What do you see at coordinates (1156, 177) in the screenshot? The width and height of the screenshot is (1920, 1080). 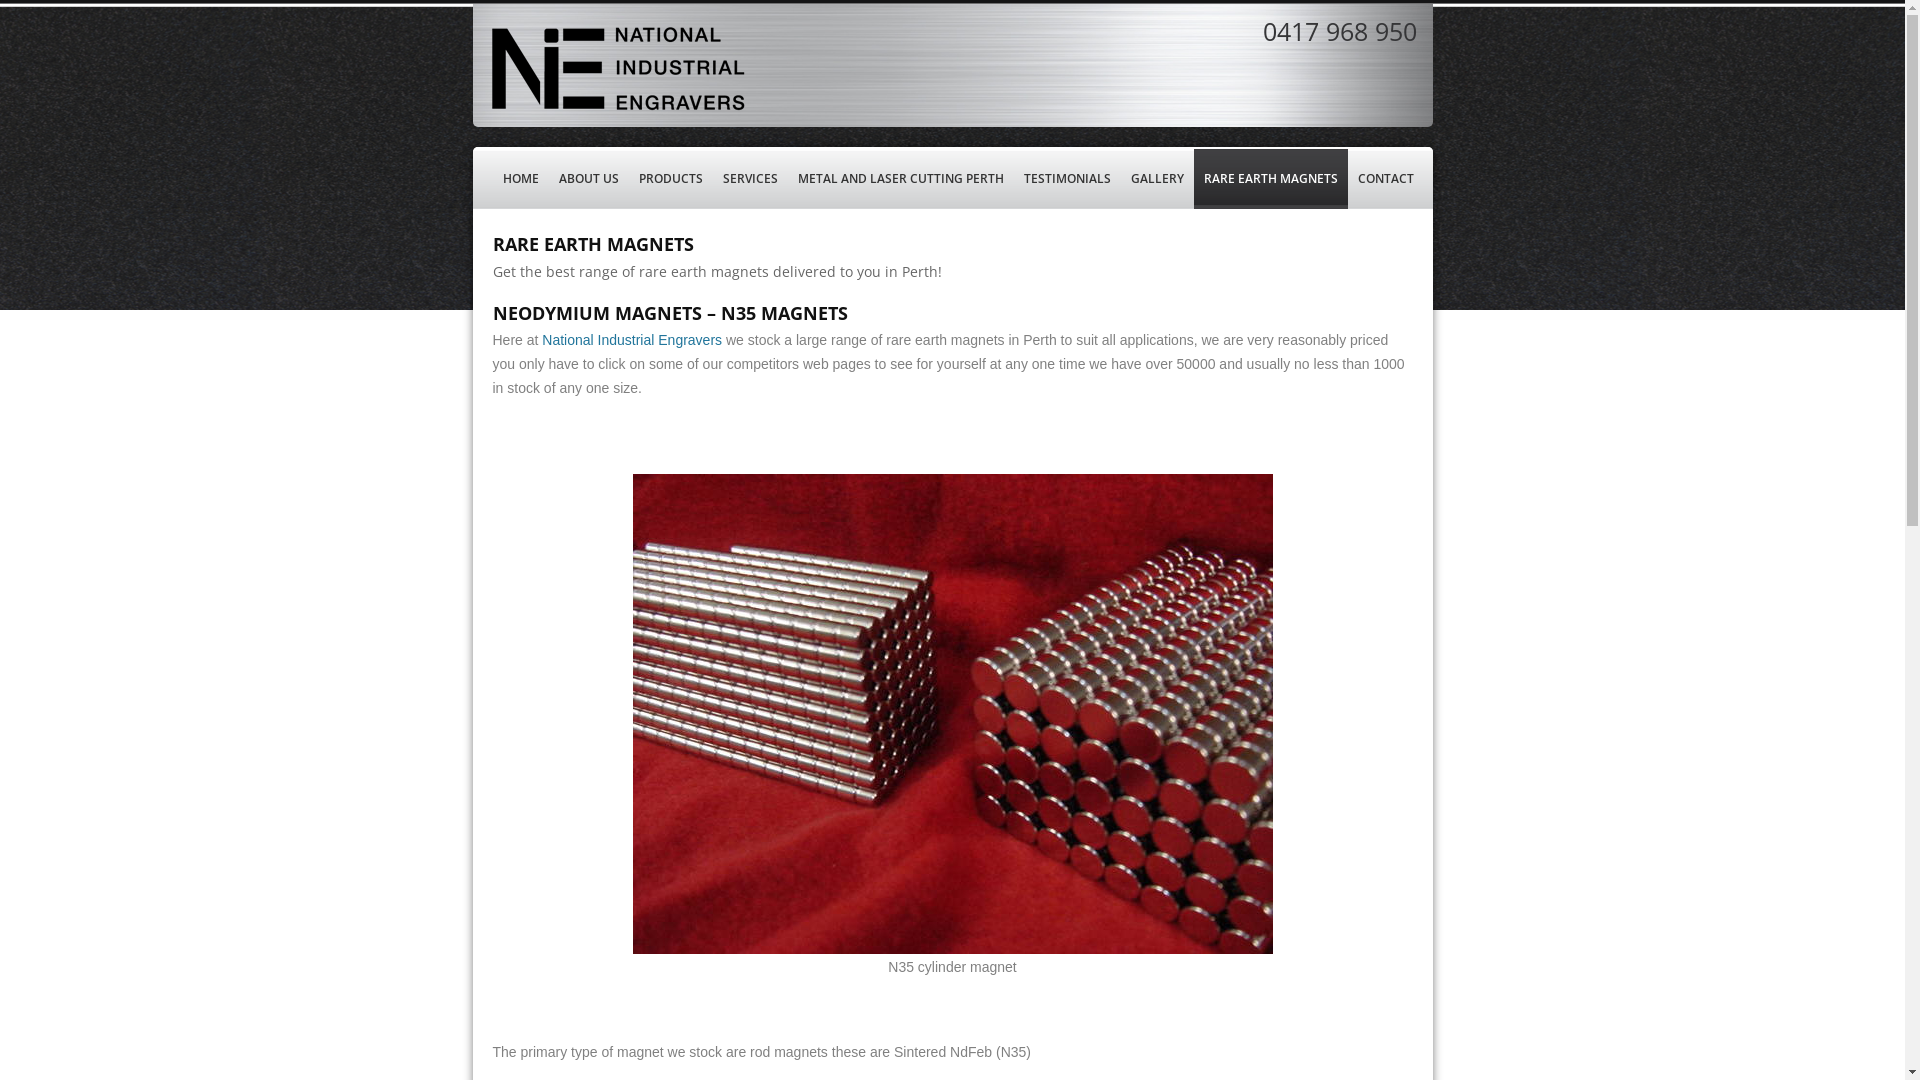 I see `'GALLERY'` at bounding box center [1156, 177].